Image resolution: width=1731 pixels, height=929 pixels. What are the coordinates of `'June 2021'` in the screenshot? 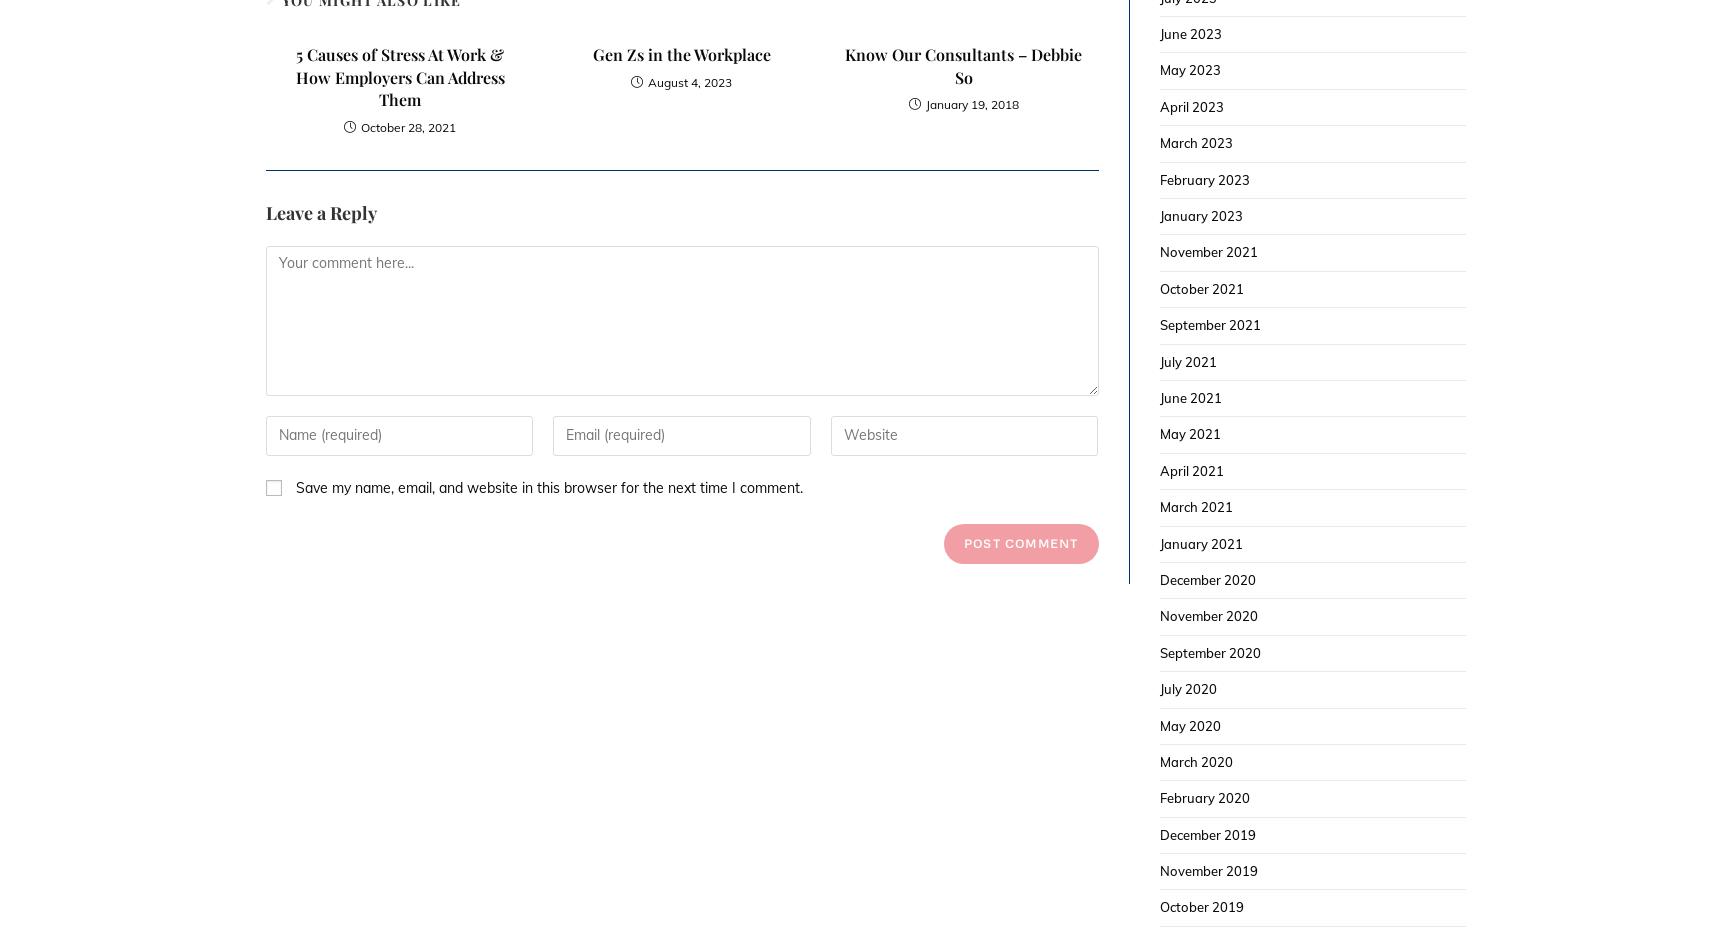 It's located at (1190, 395).